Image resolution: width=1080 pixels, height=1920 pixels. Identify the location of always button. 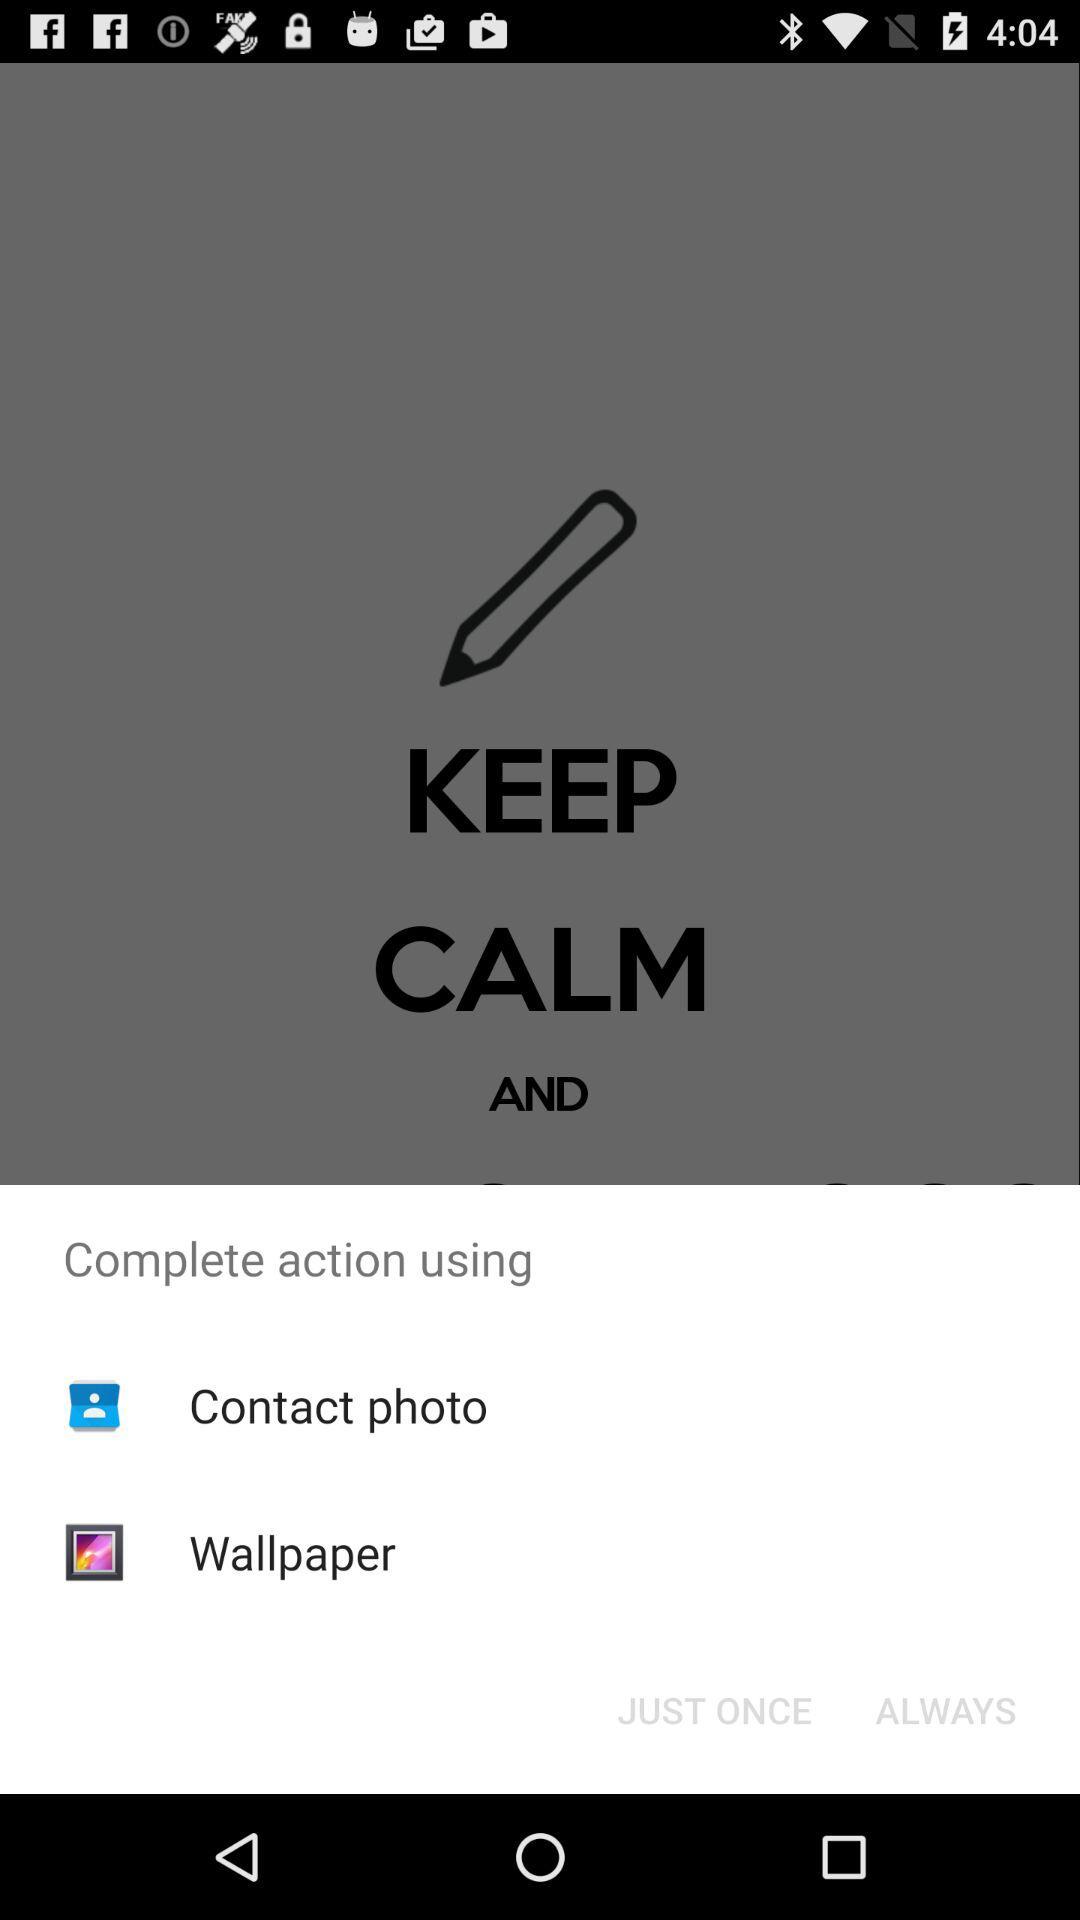
(945, 1708).